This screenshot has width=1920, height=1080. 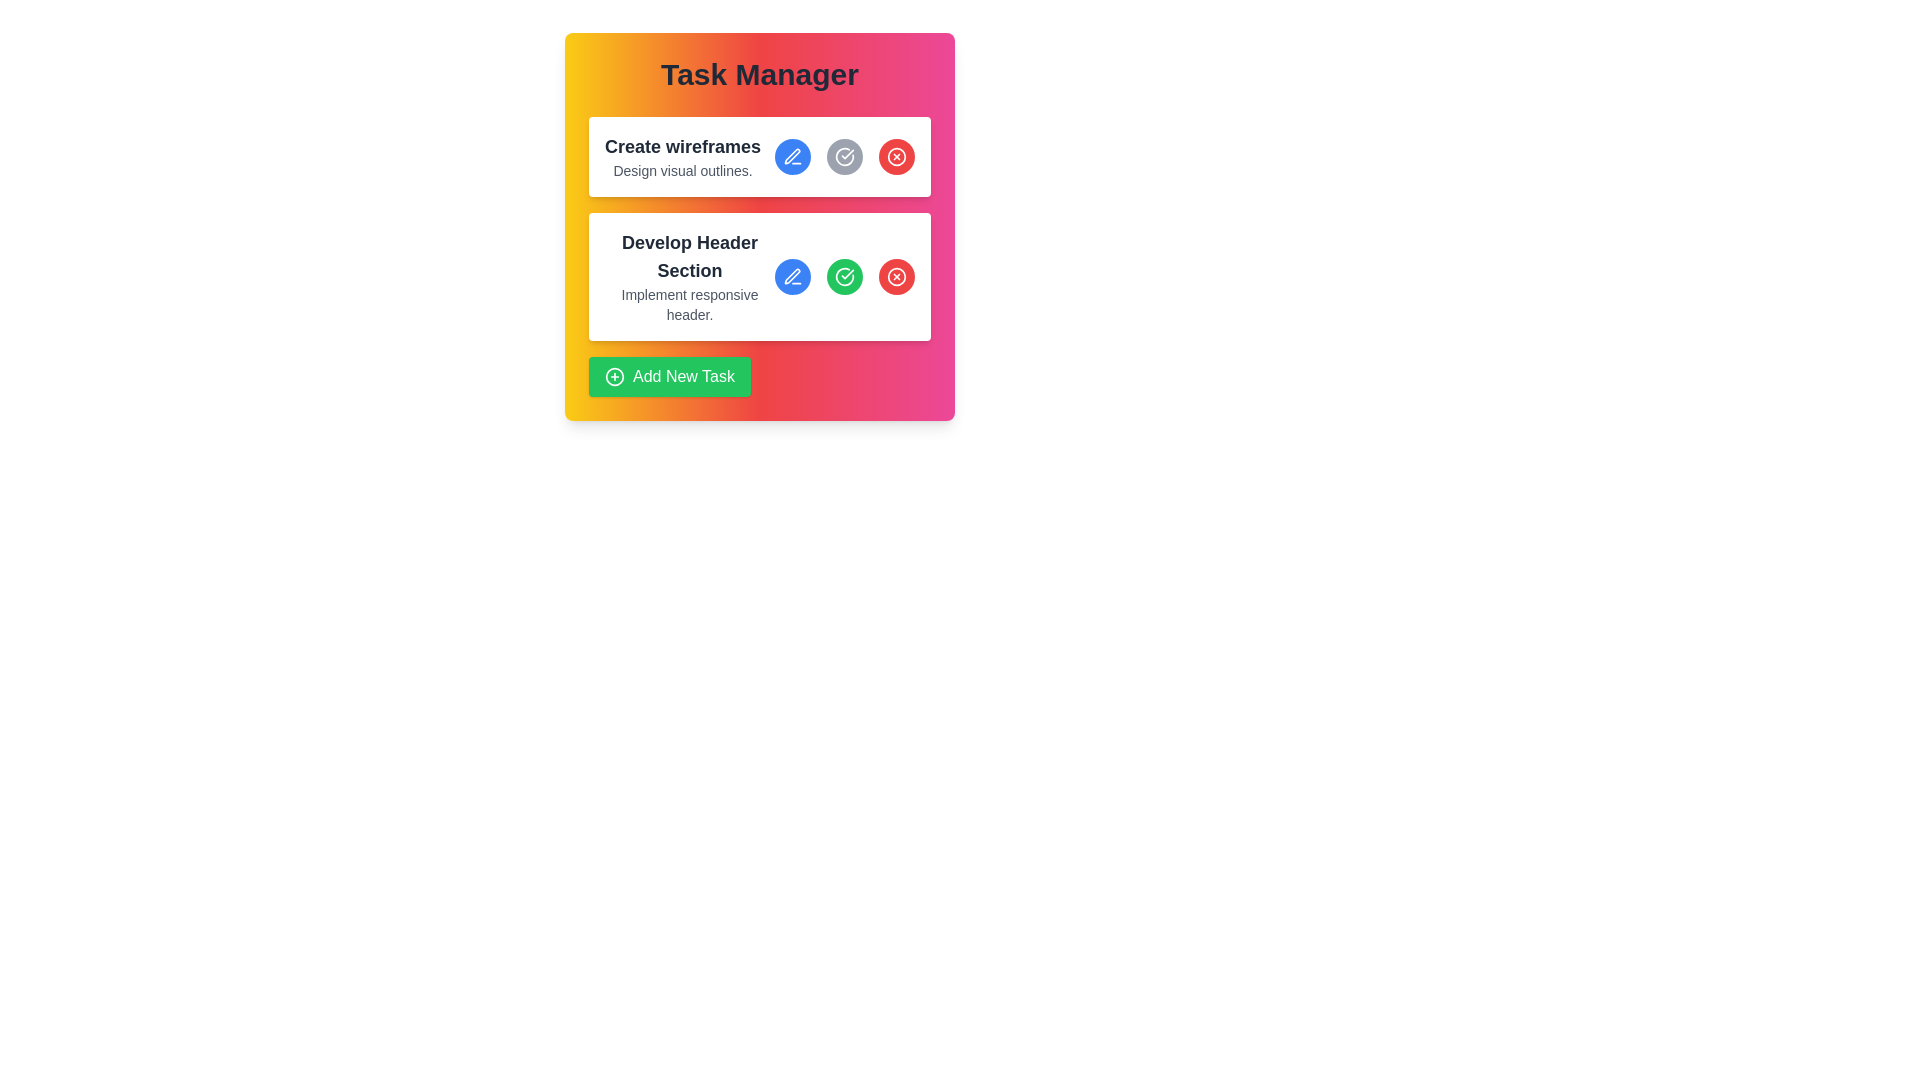 I want to click on the text label displaying 'Implement responsive header.' located below the heading 'Develop Header Section', so click(x=690, y=304).